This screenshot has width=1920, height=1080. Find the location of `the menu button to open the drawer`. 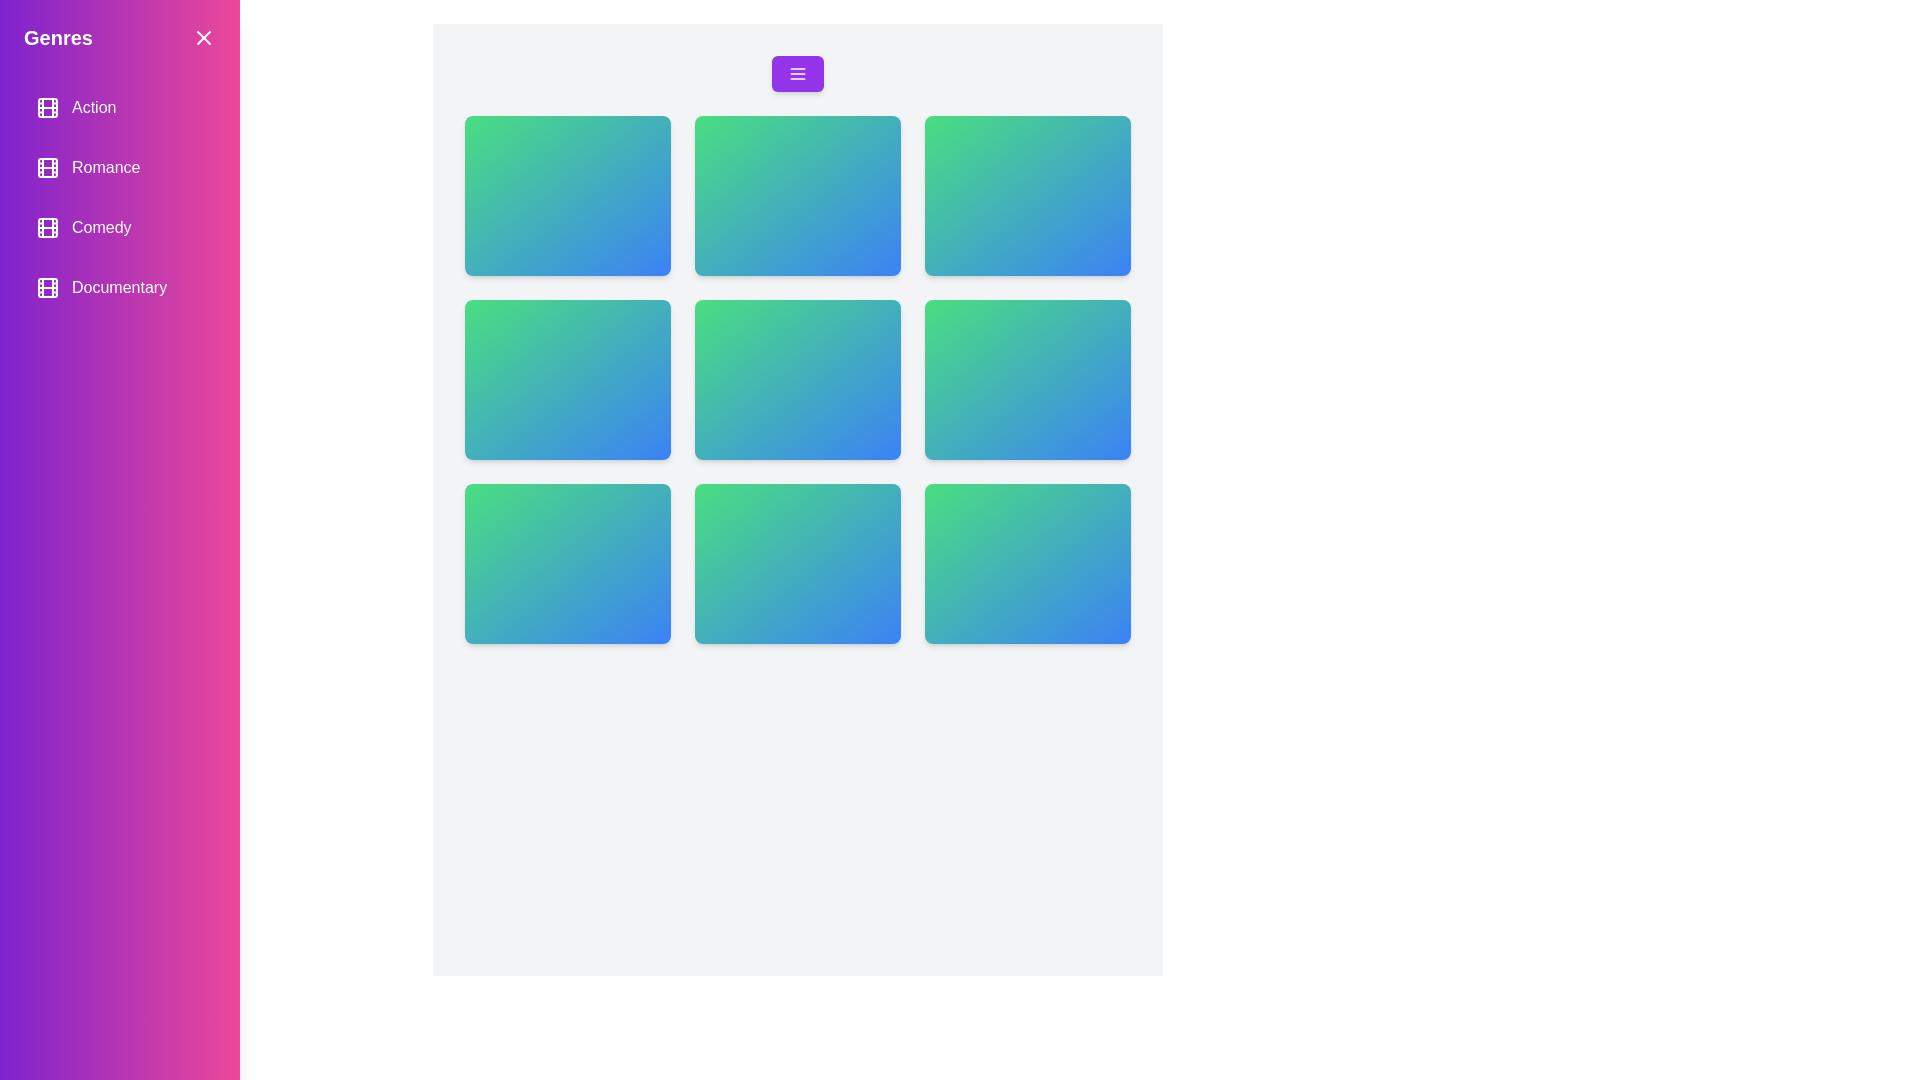

the menu button to open the drawer is located at coordinates (796, 72).